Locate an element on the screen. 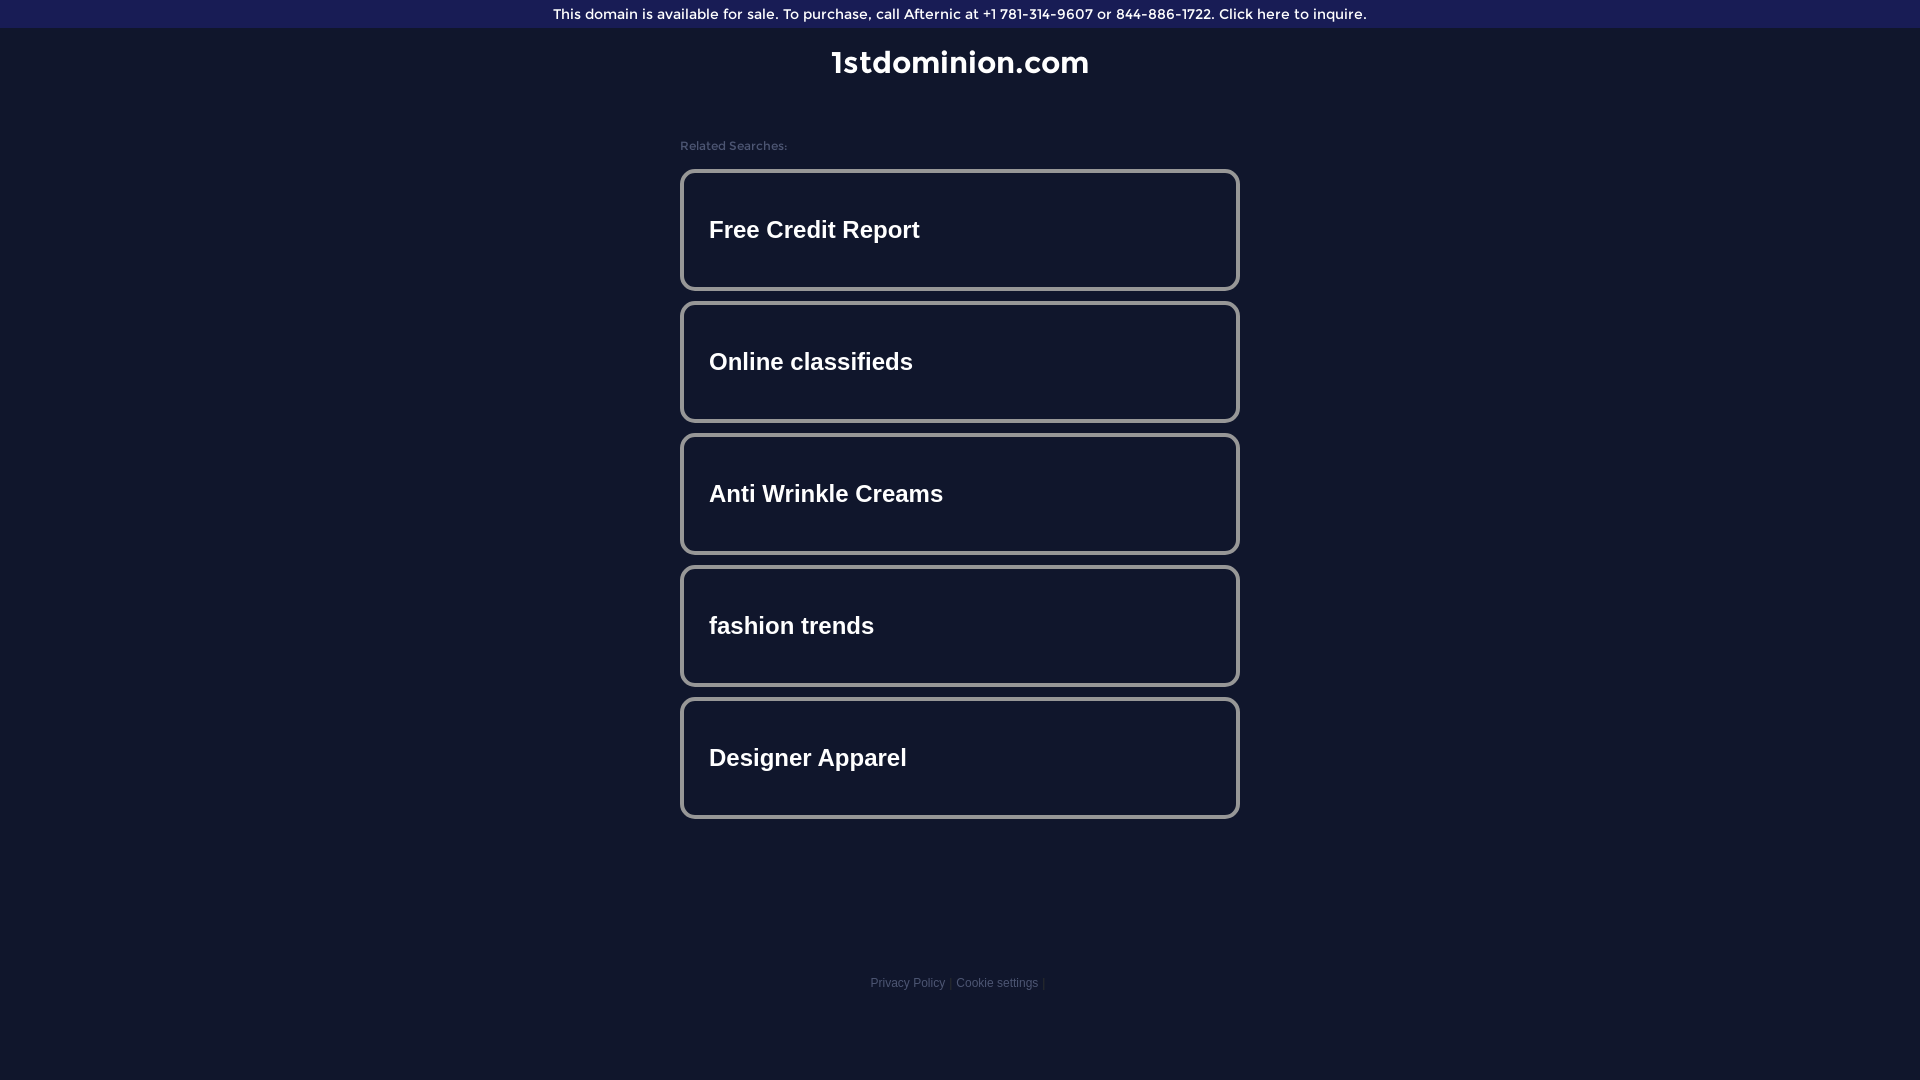 This screenshot has height=1080, width=1920. 'Online classifieds' is located at coordinates (960, 362).